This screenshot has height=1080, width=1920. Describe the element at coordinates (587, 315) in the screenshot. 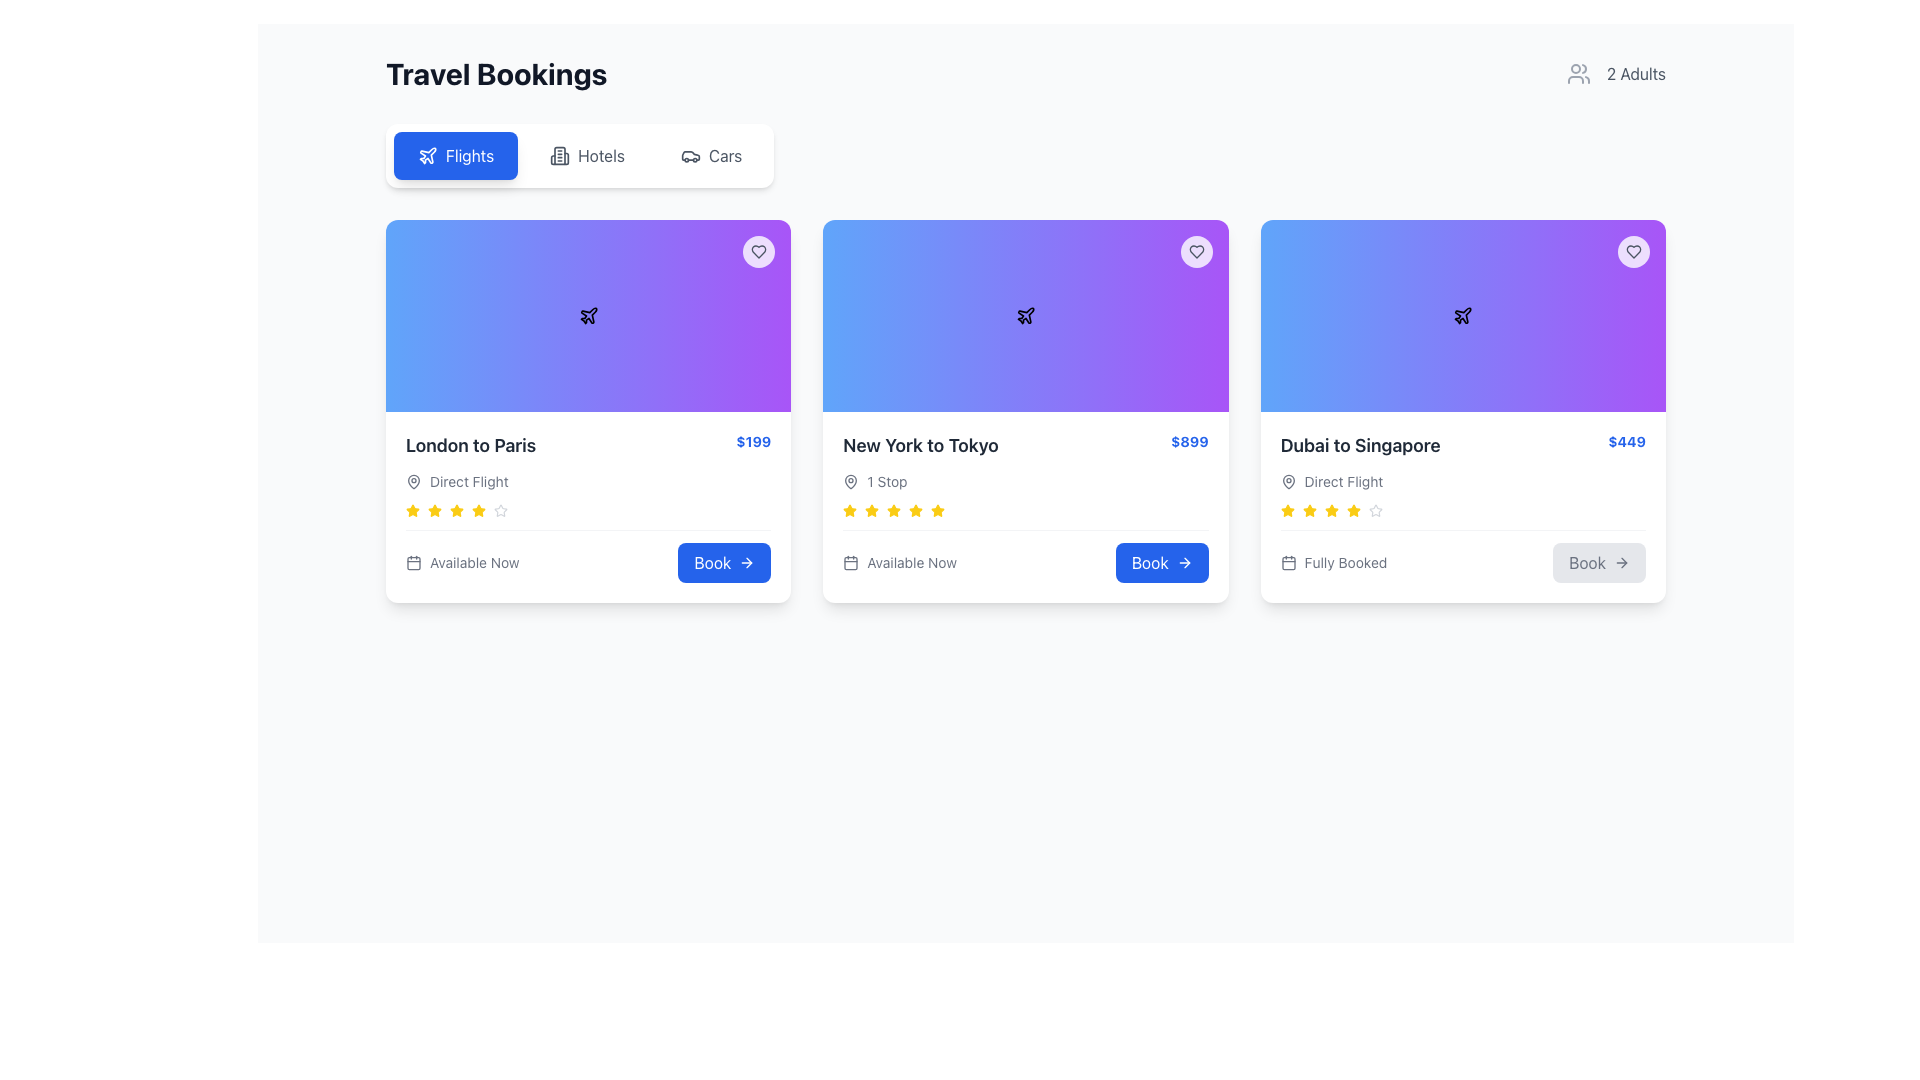

I see `the air travel graphic/icon located at the center of the first card titled 'London to Paris' in the travel booking section` at that location.